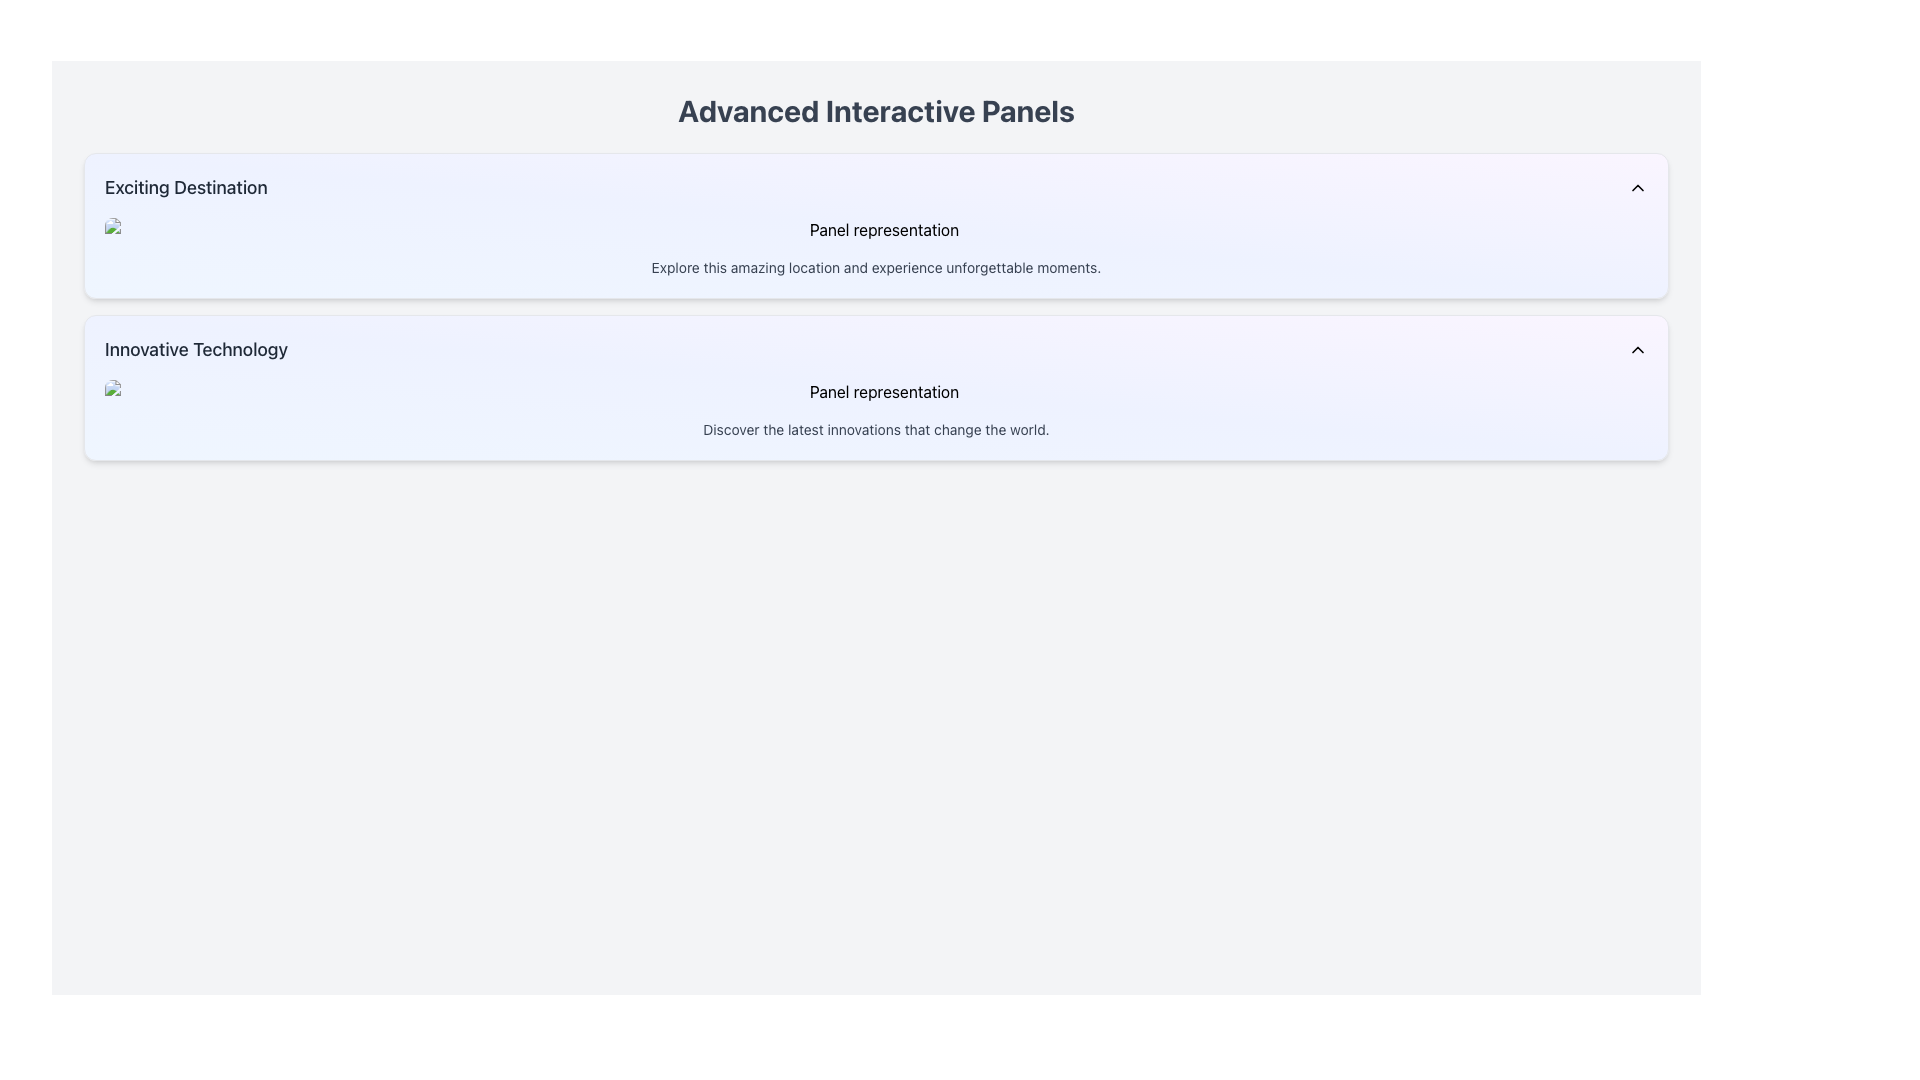  Describe the element at coordinates (1637, 349) in the screenshot. I see `the toggle icon for 'Innovative Technology'` at that location.